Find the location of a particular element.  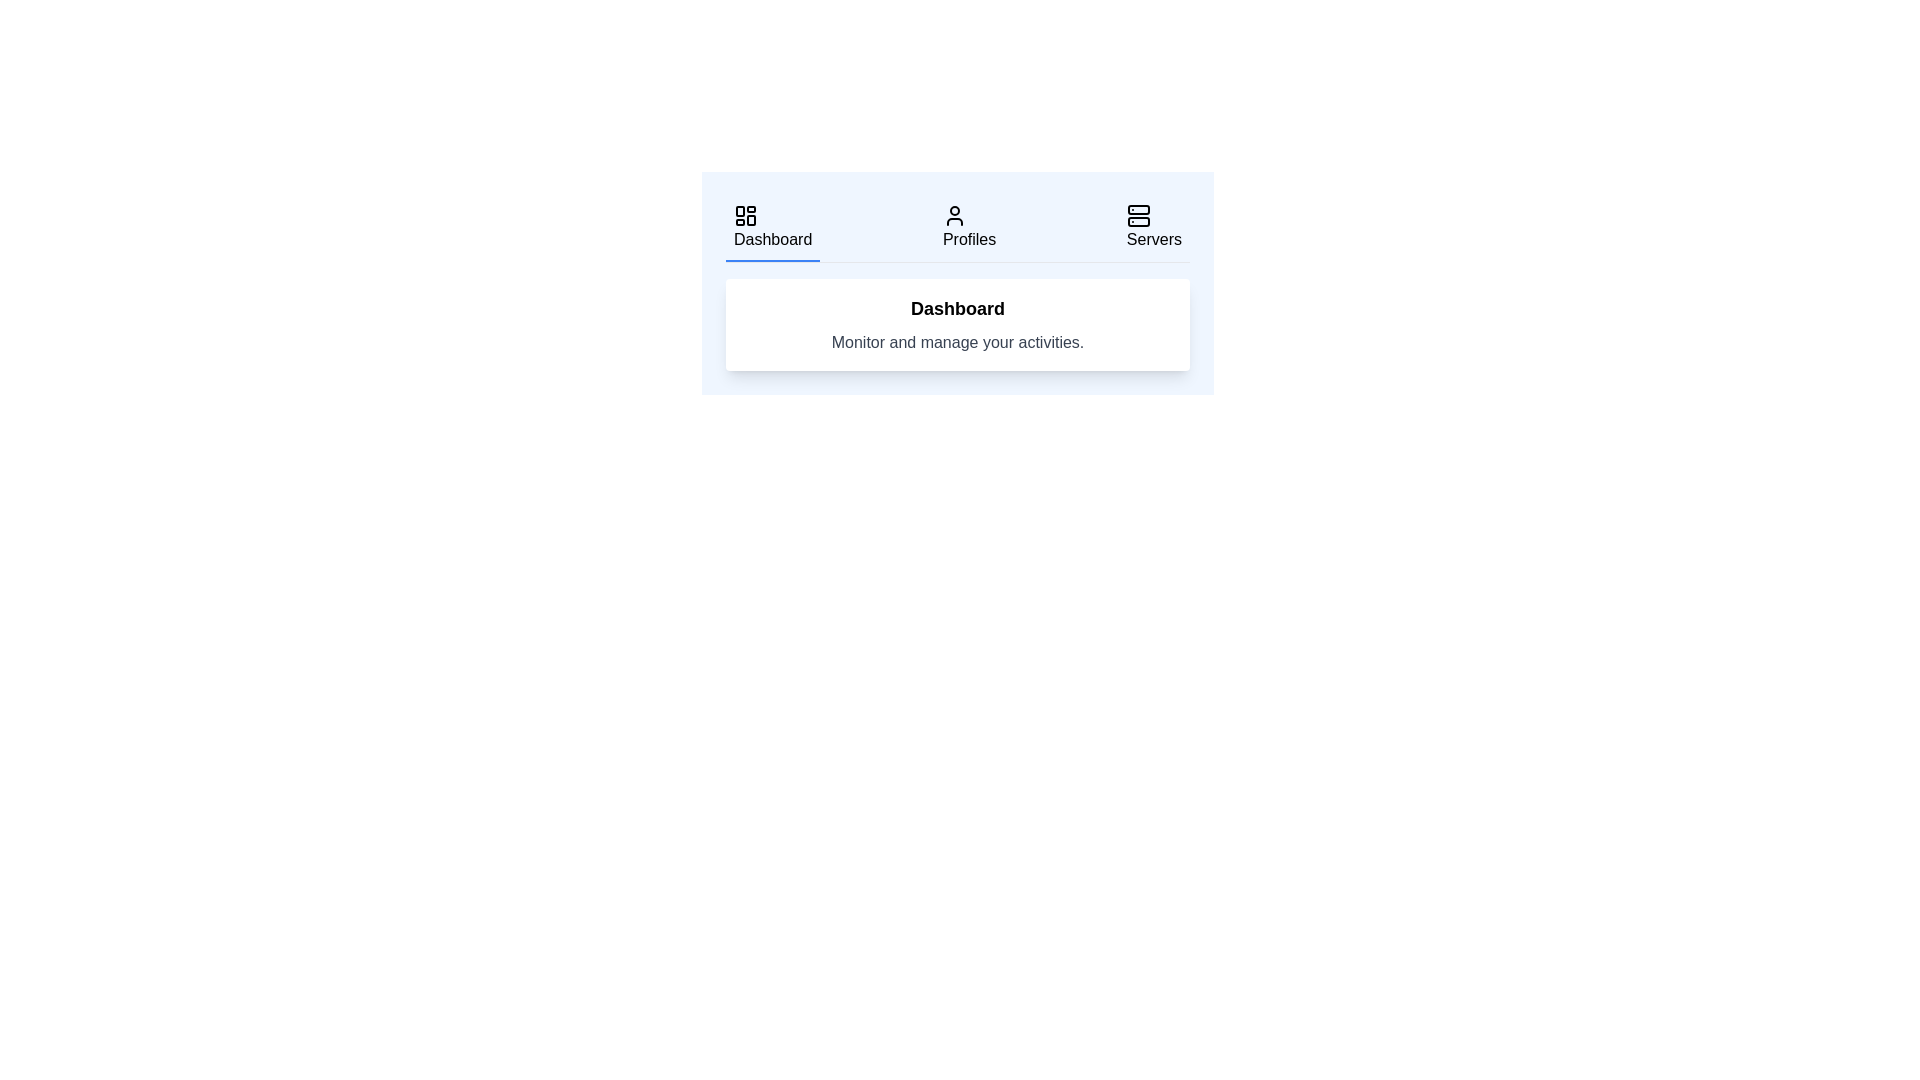

the tab labeled Profiles is located at coordinates (969, 227).